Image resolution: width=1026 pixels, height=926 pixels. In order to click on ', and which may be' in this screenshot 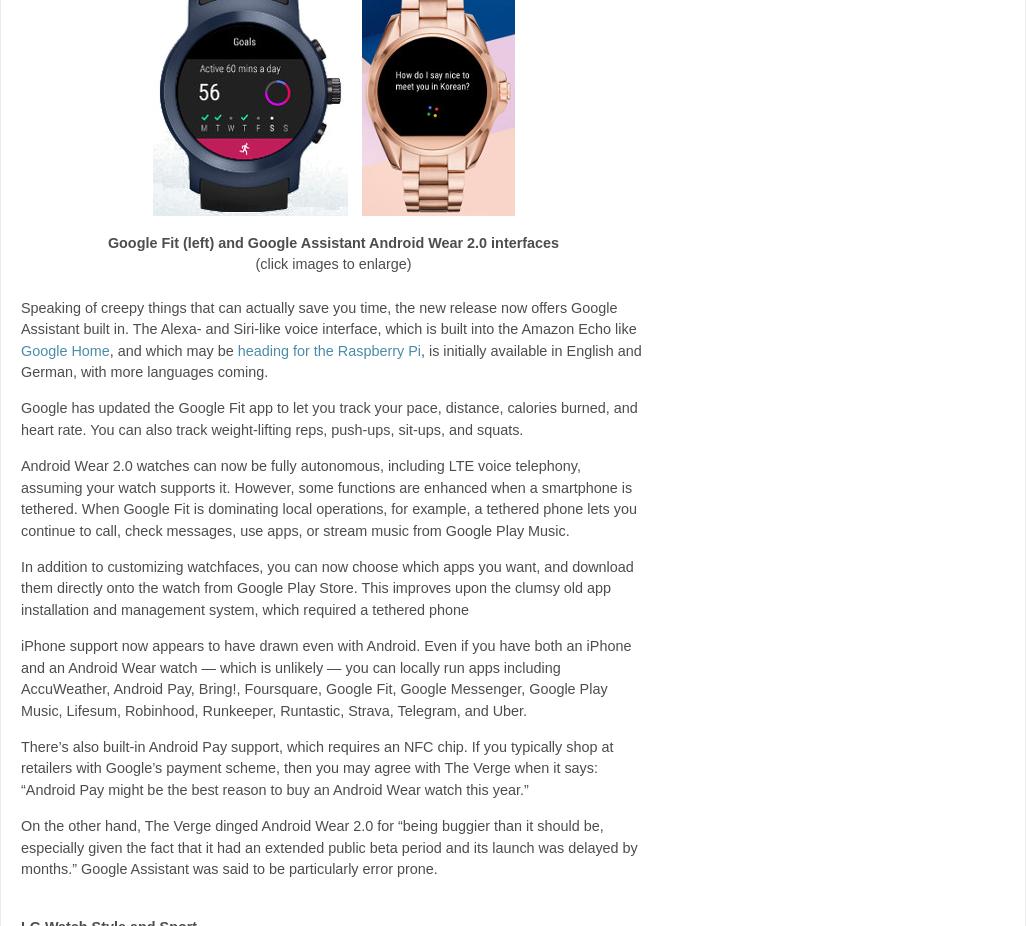, I will do `click(171, 350)`.